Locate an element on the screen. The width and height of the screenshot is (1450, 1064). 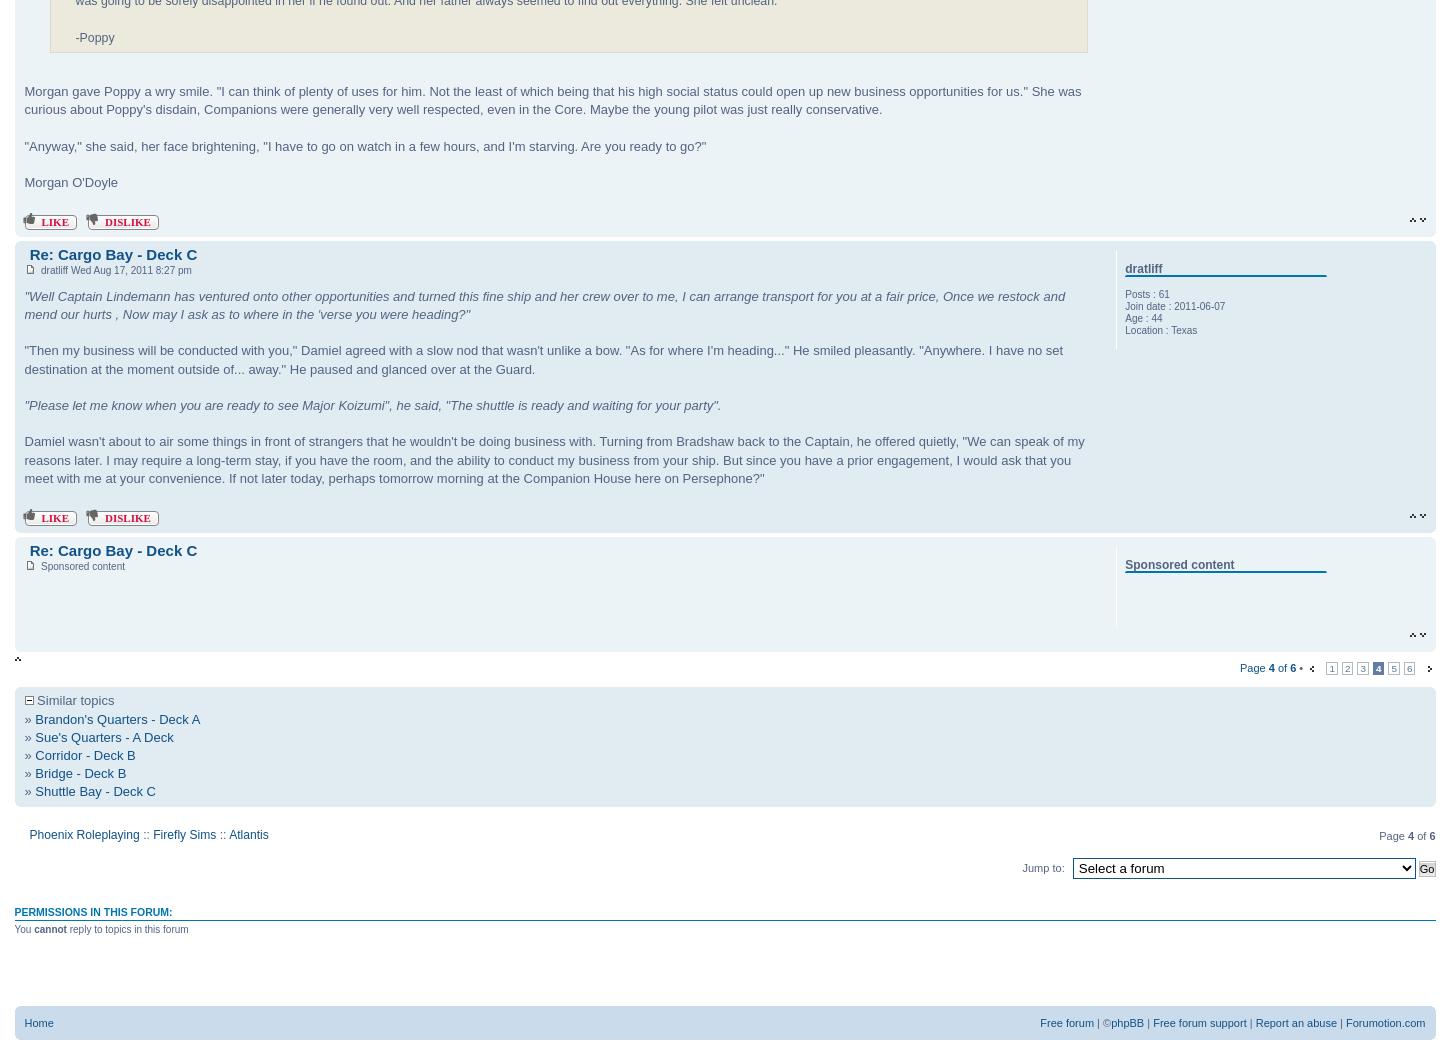
'Sue's Quarters - A Deck' is located at coordinates (103, 736).